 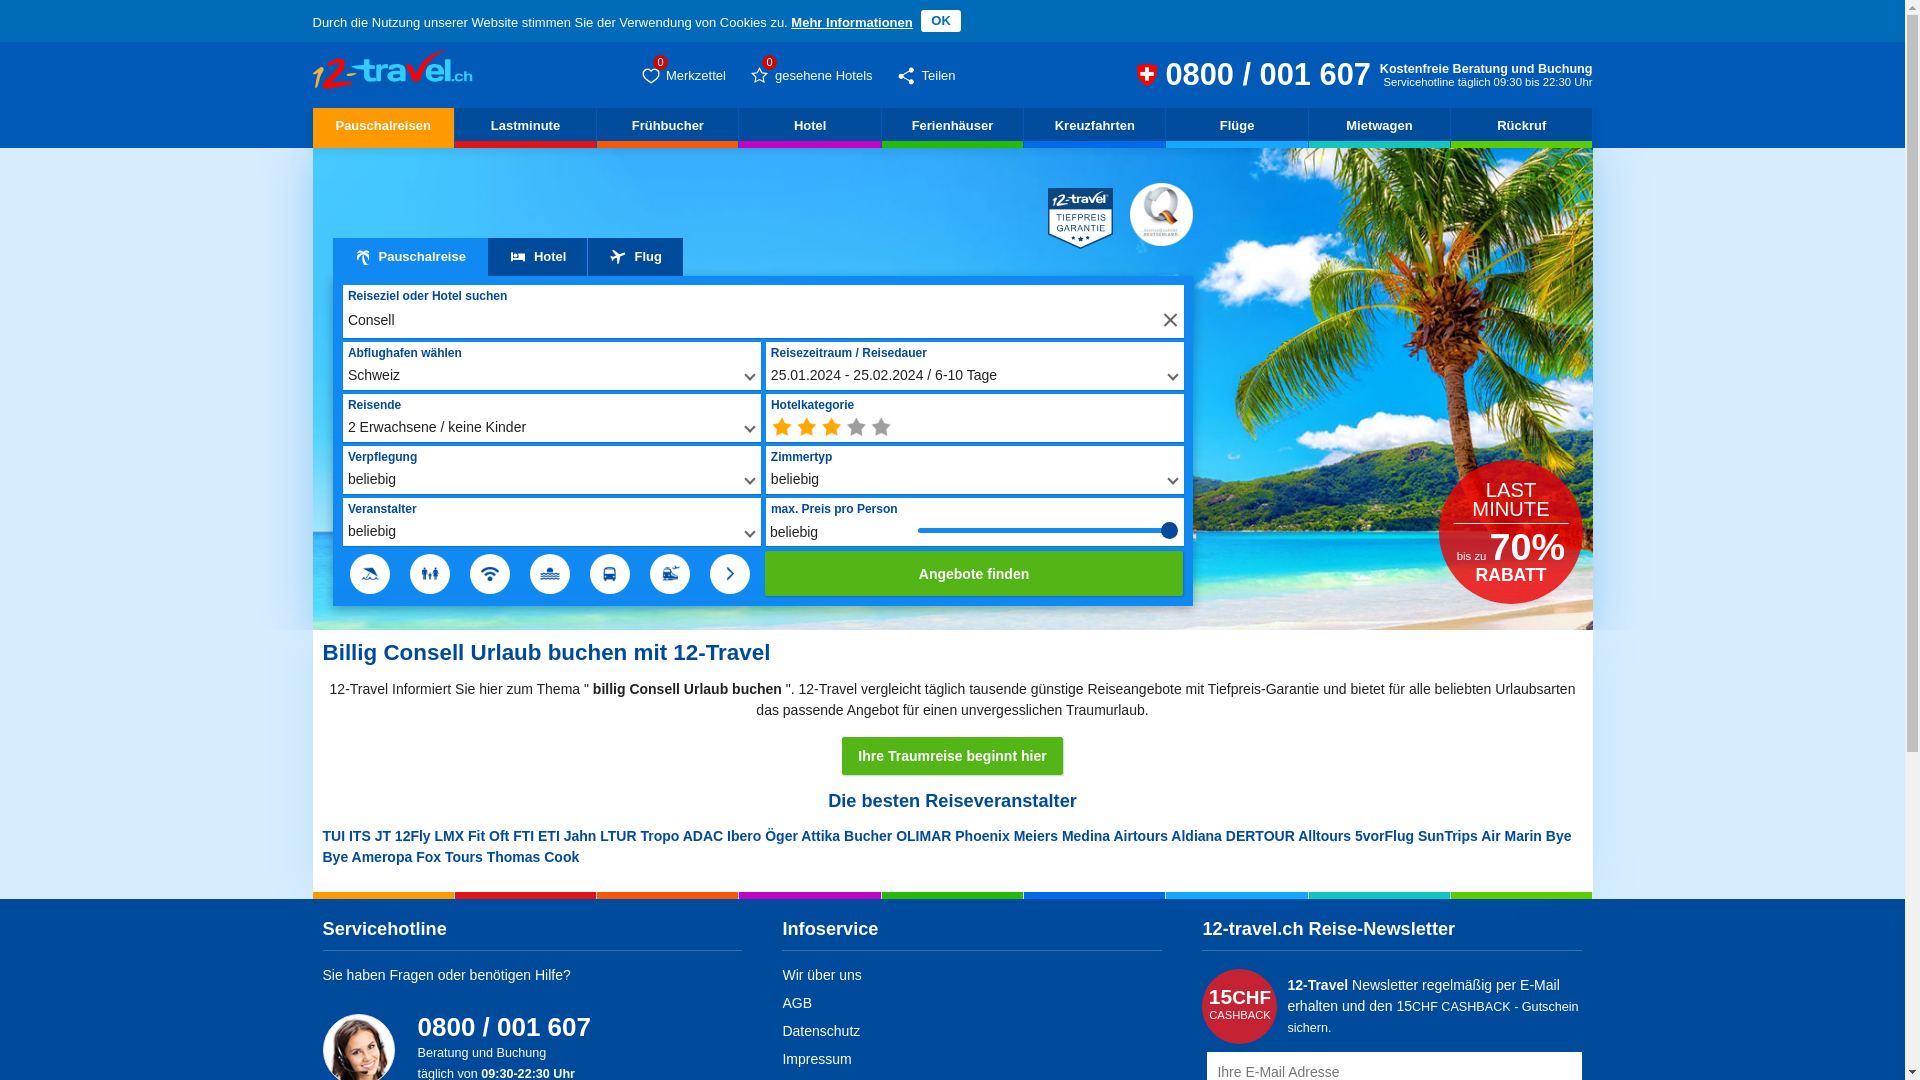 I want to click on 'Pauschalreise', so click(x=407, y=256).